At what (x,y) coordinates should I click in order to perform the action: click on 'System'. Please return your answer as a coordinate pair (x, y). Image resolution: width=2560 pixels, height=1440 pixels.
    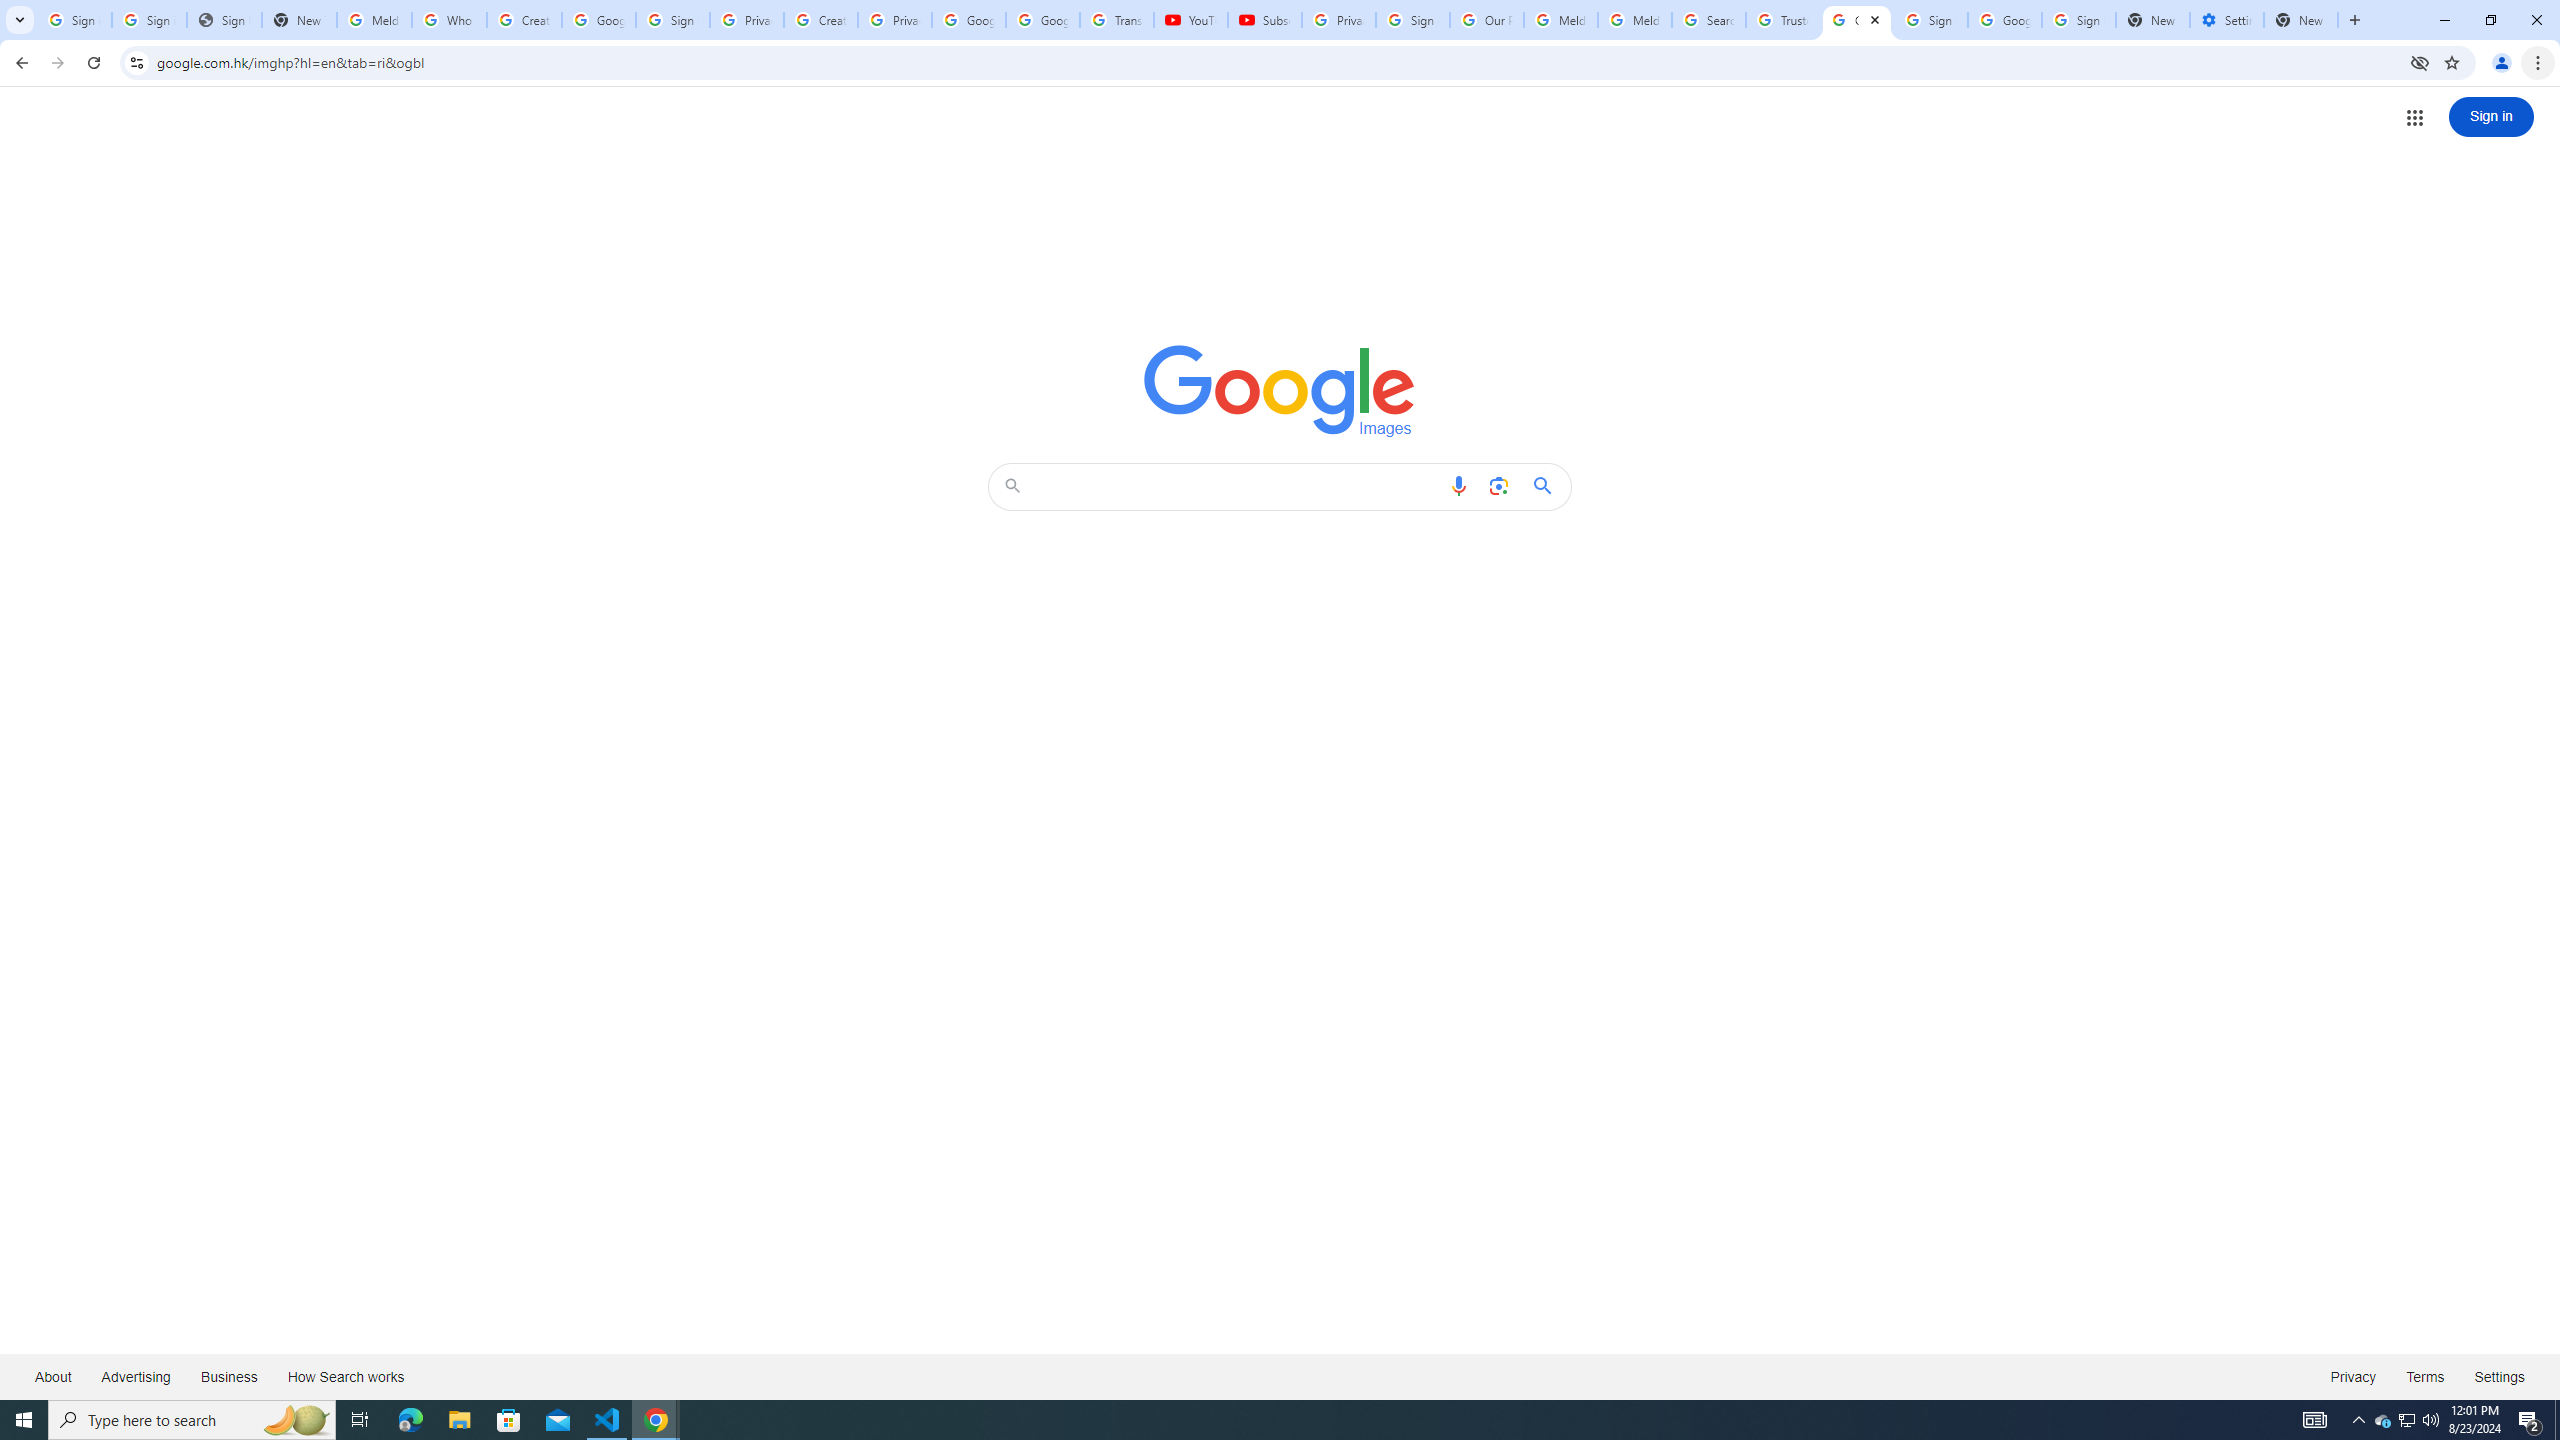
    Looking at the image, I should click on (11, 9).